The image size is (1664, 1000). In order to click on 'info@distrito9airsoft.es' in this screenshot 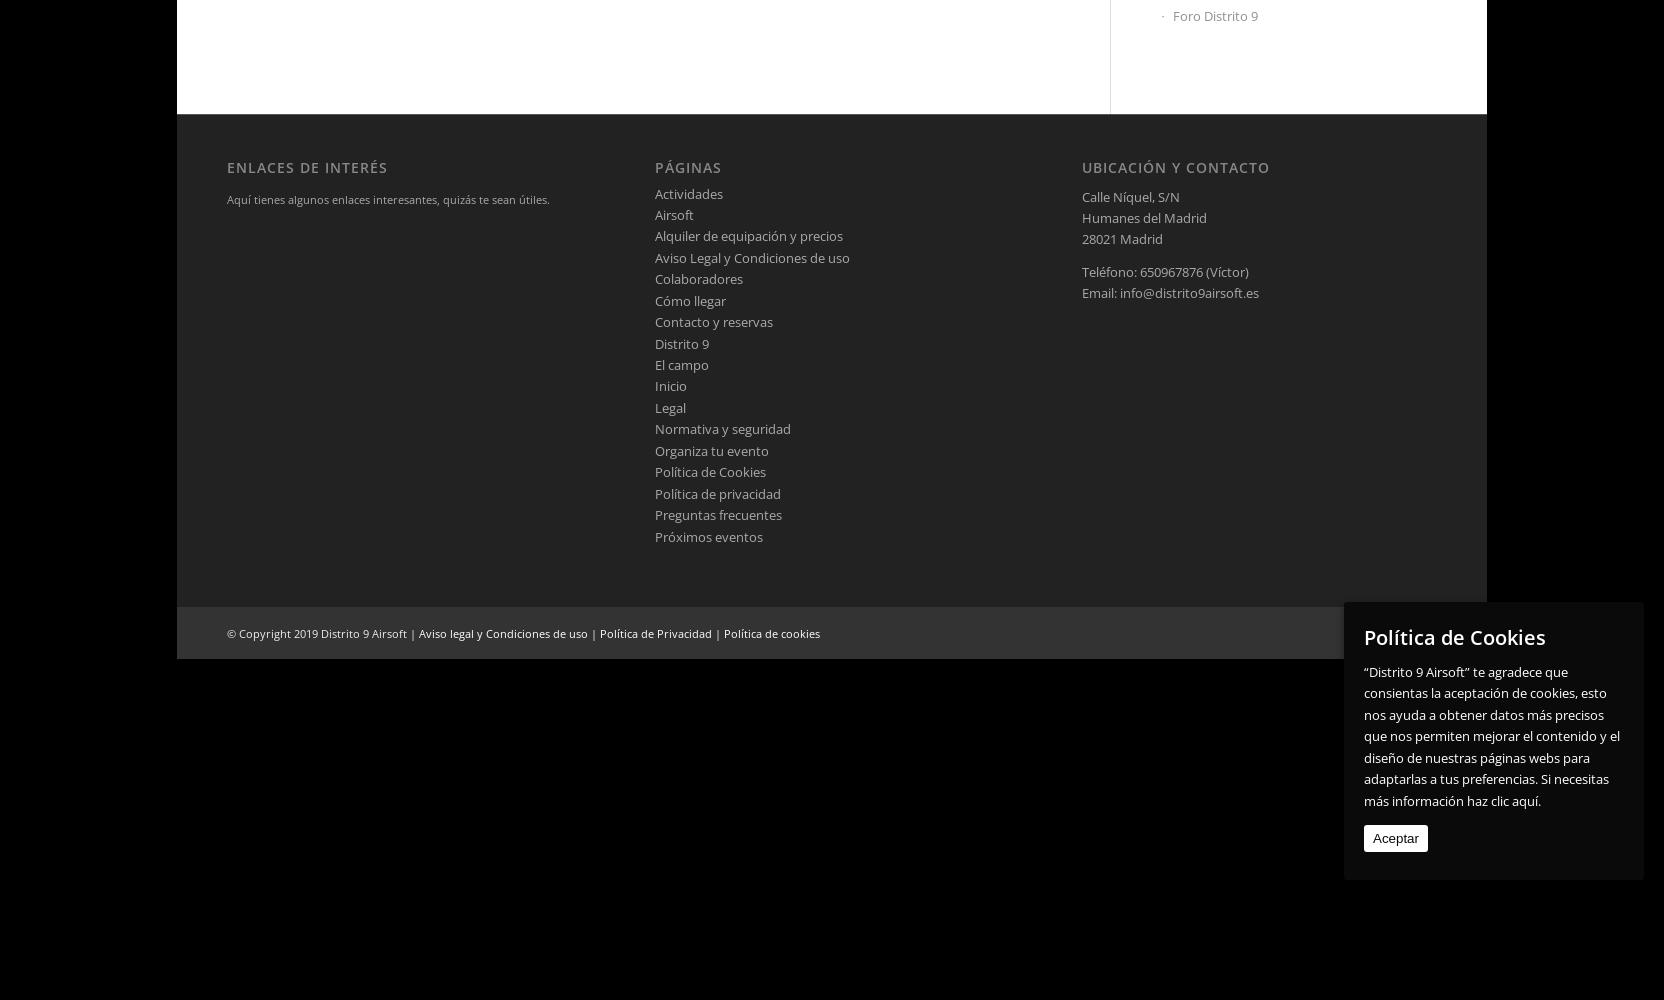, I will do `click(1189, 293)`.